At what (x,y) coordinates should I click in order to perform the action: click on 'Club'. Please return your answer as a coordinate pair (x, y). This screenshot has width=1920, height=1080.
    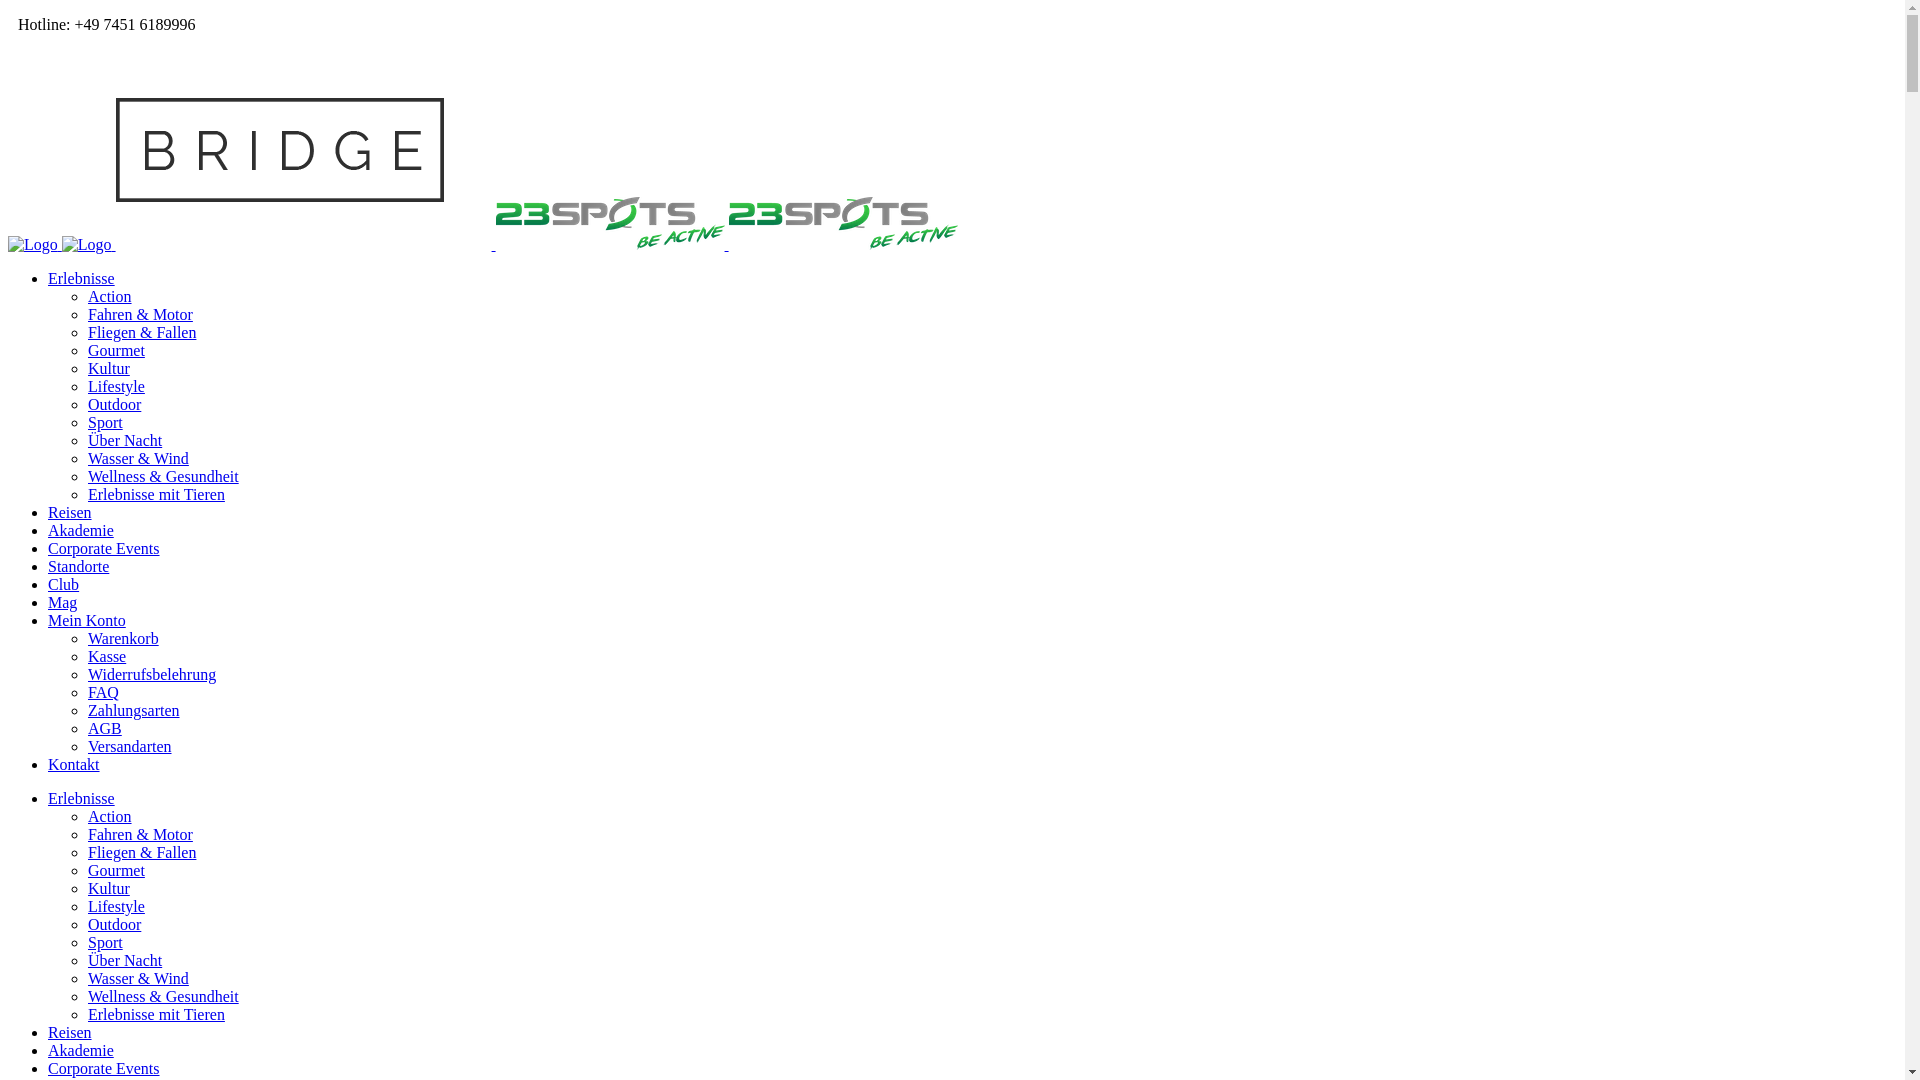
    Looking at the image, I should click on (63, 584).